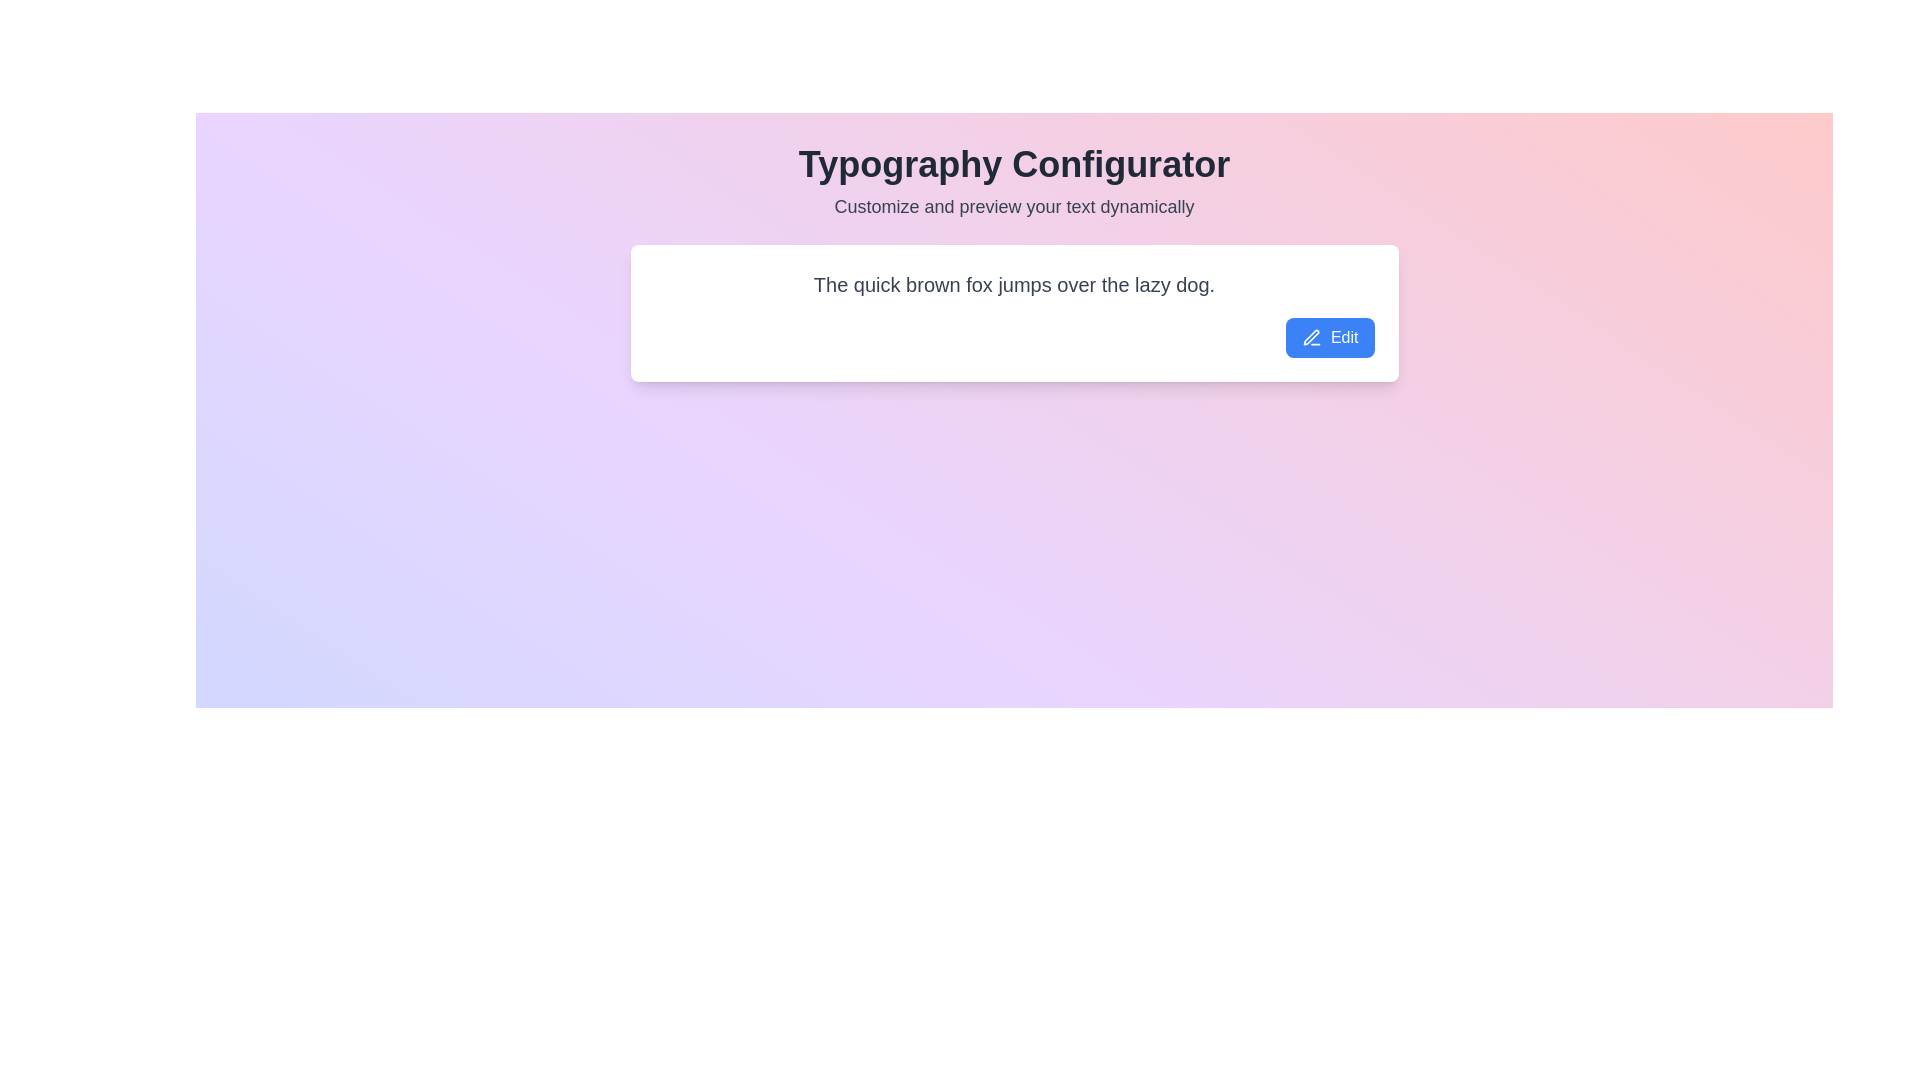  What do you see at coordinates (1014, 207) in the screenshot?
I see `text from the text label positioned below the header 'Typography Configurator', which is styled in light gray and has a smaller font size` at bounding box center [1014, 207].